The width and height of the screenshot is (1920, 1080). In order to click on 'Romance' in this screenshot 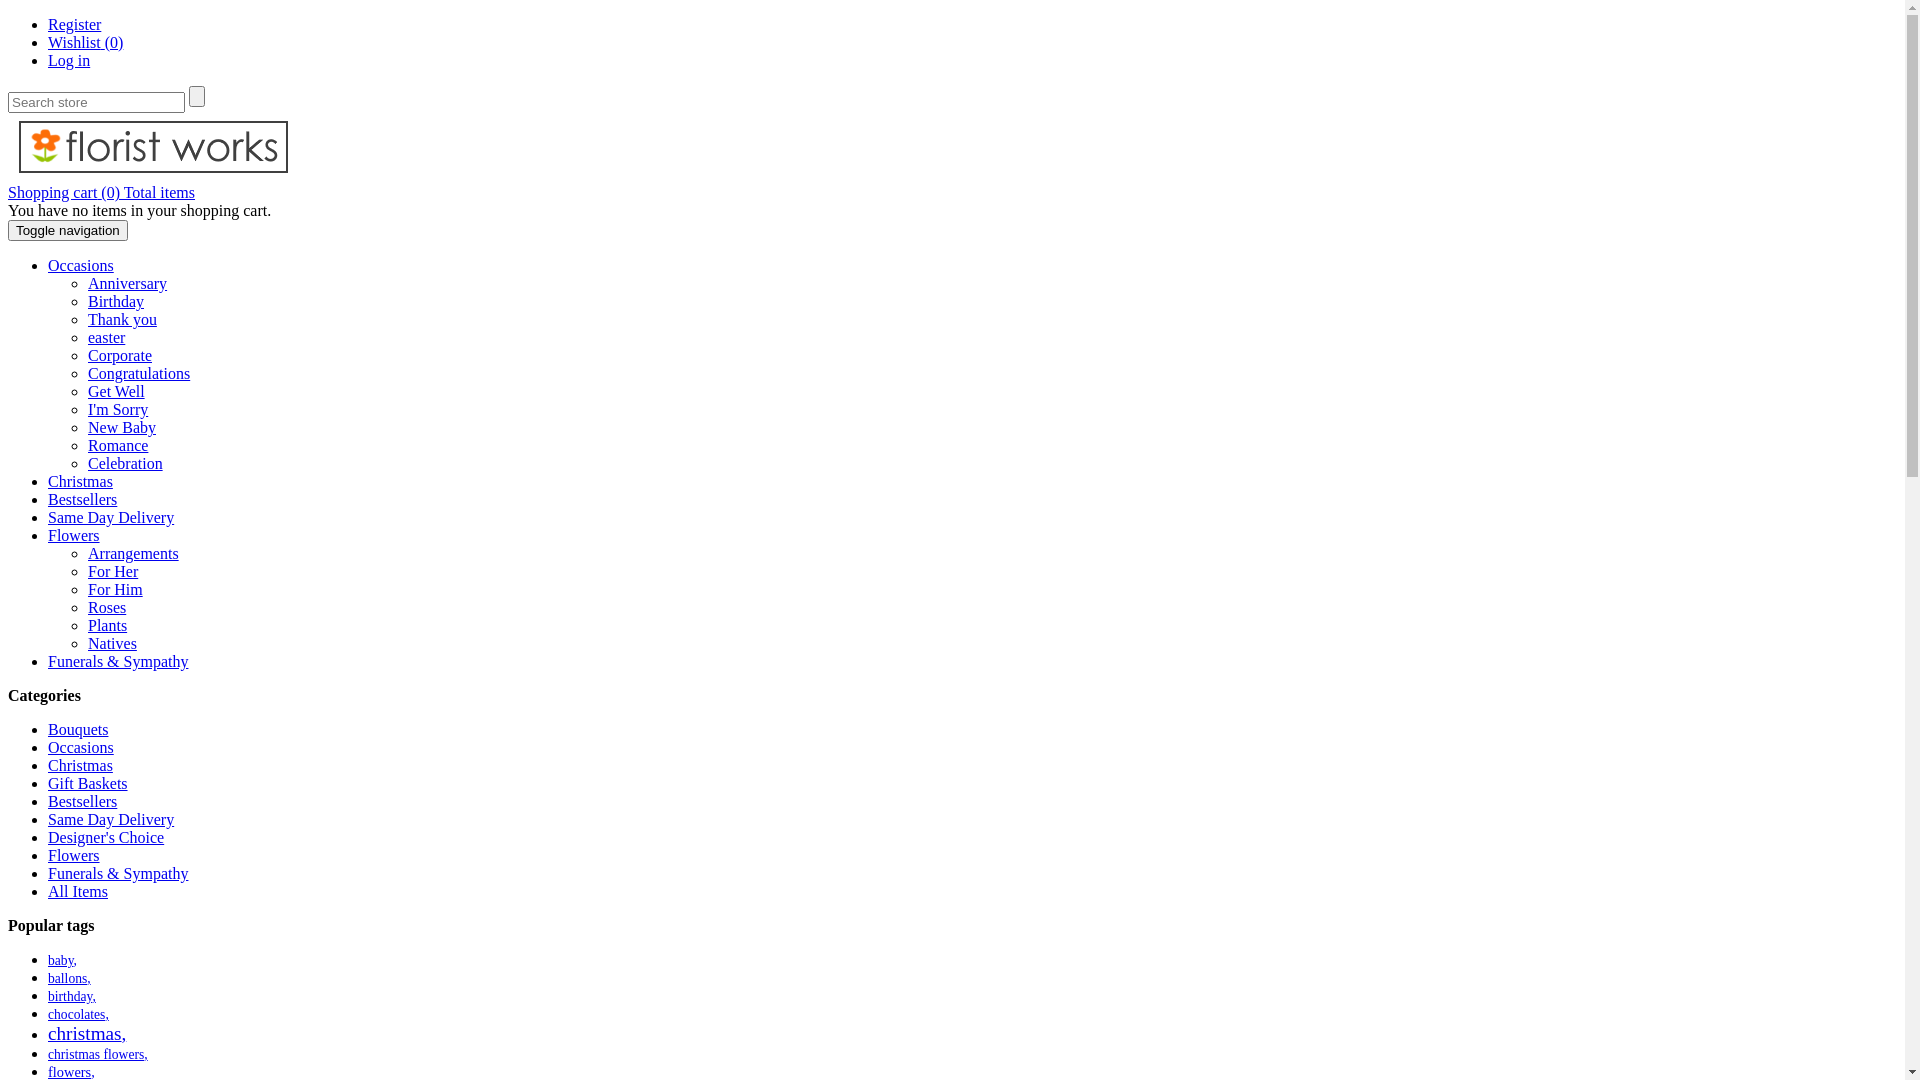, I will do `click(117, 444)`.